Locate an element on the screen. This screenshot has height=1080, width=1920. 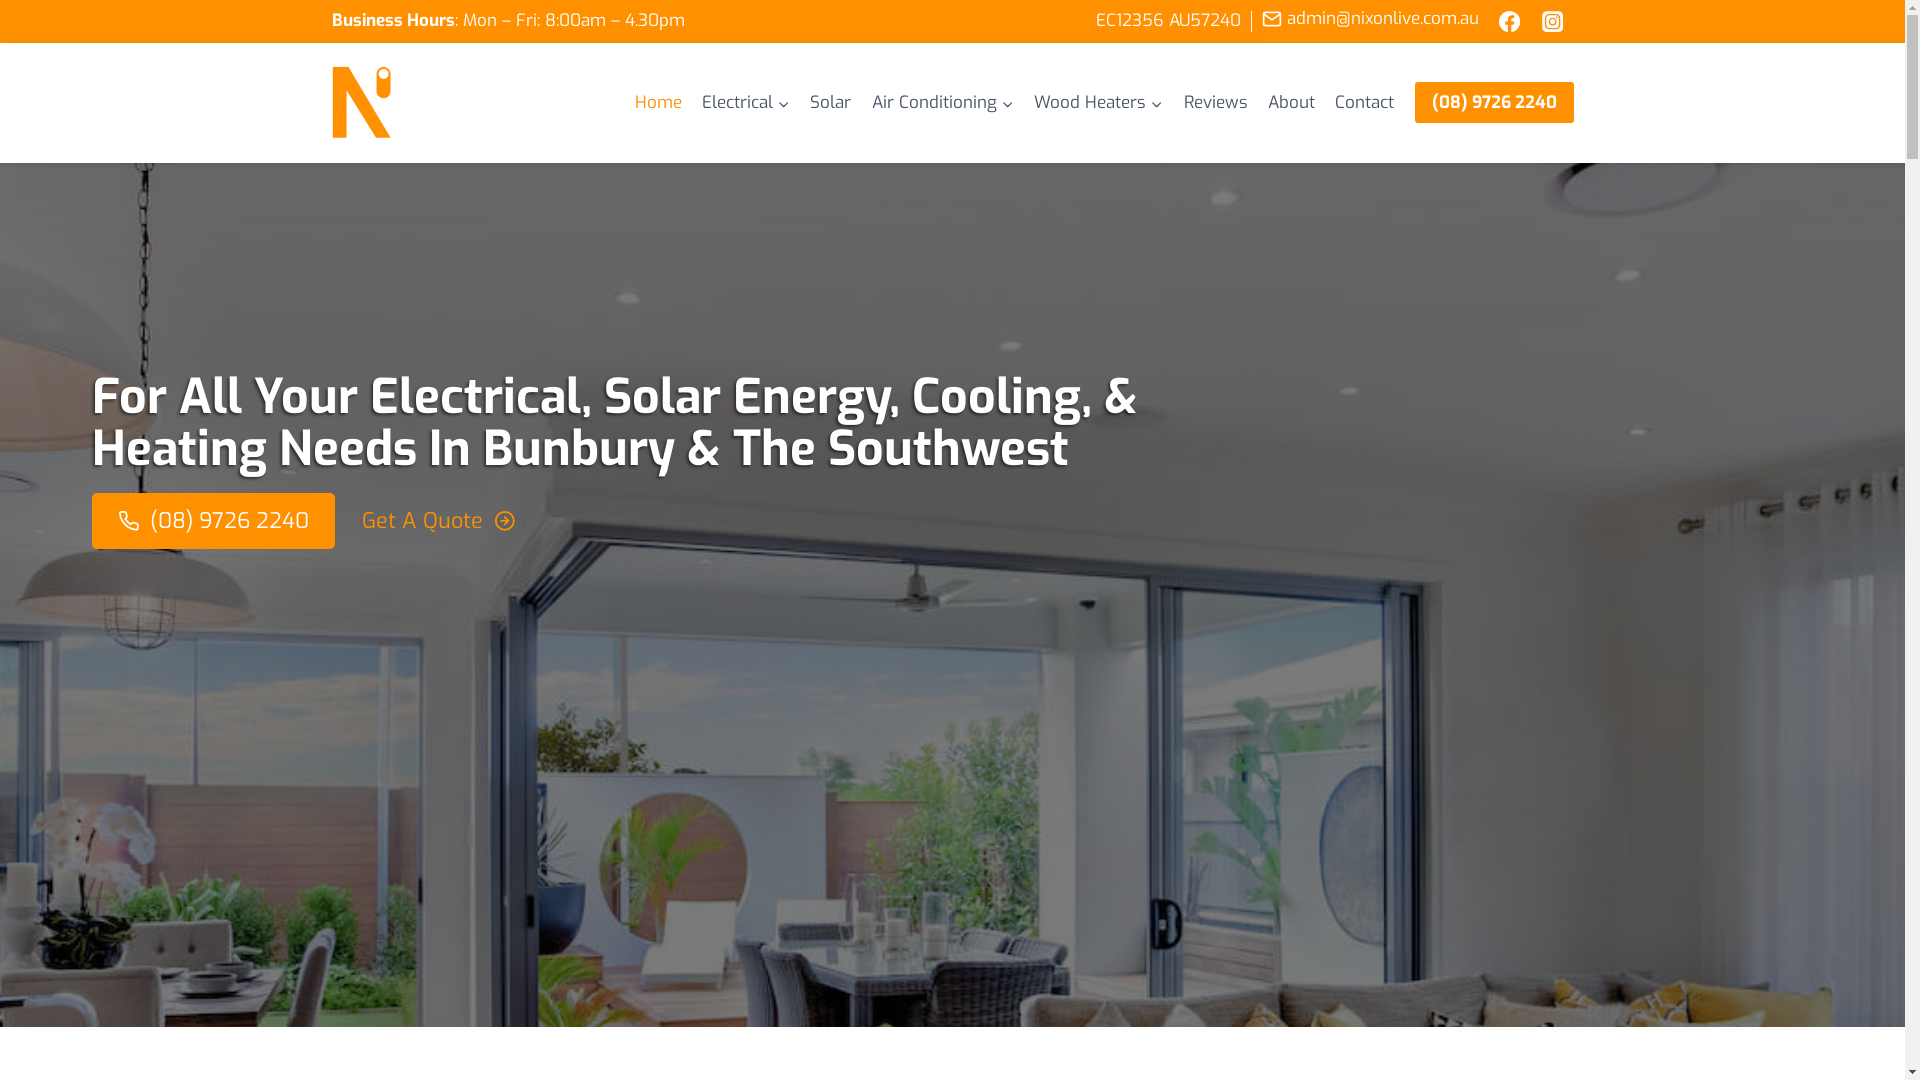
'Contact' is located at coordinates (1363, 101).